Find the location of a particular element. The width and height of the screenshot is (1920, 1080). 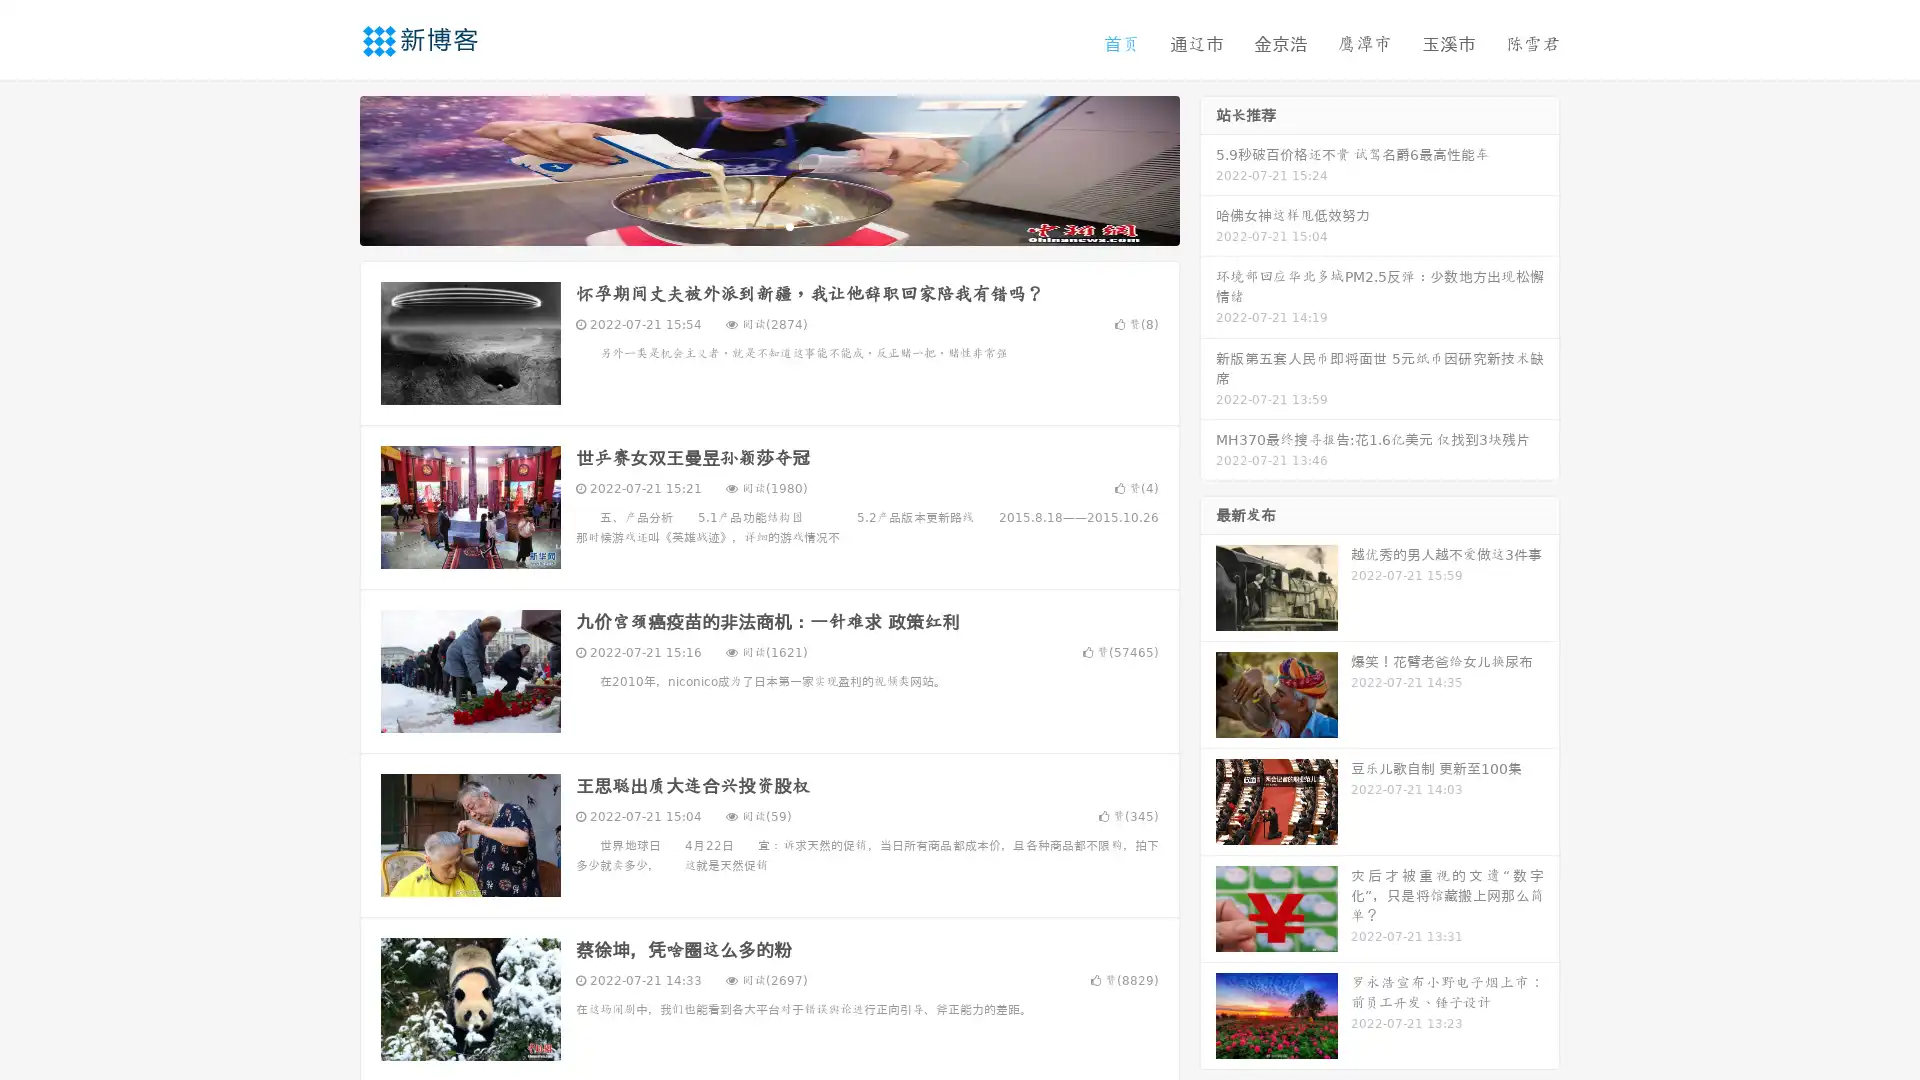

Next slide is located at coordinates (1208, 168).